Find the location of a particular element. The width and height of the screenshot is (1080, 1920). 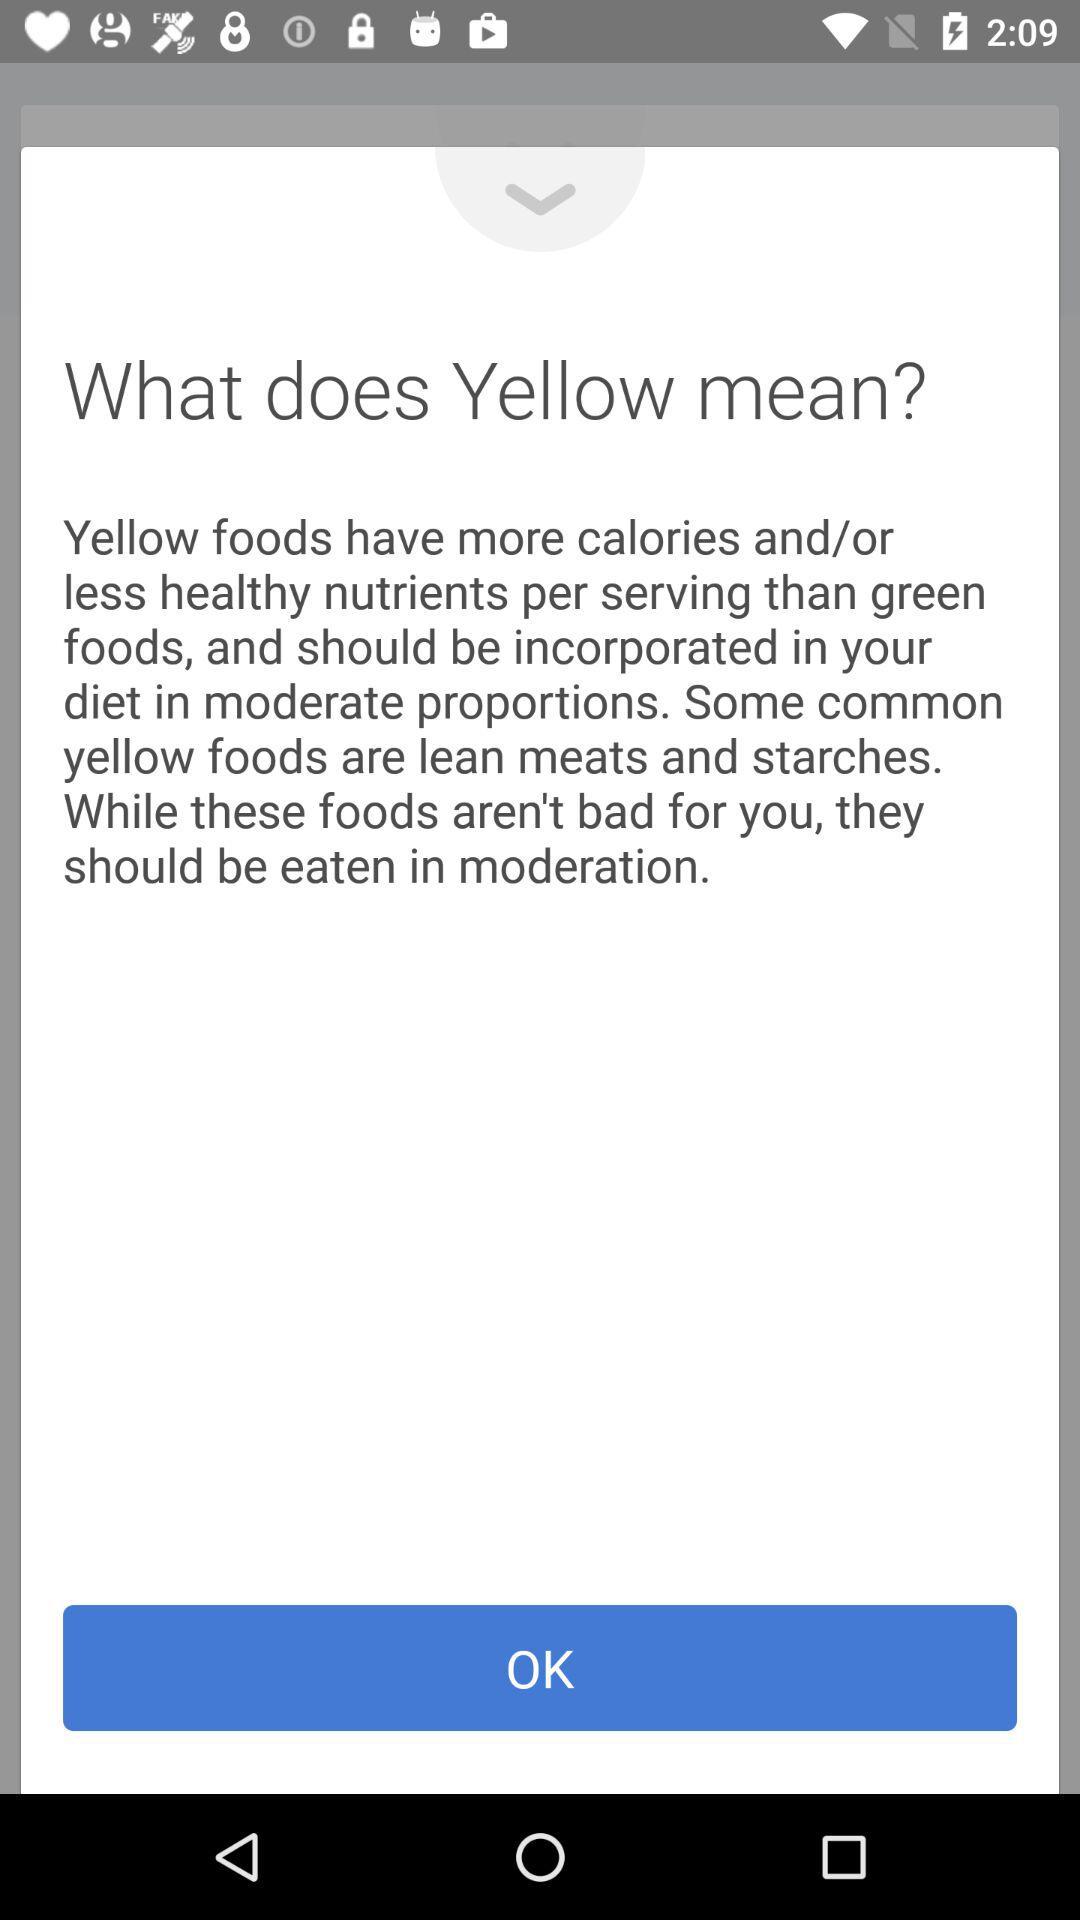

the ok is located at coordinates (540, 1668).